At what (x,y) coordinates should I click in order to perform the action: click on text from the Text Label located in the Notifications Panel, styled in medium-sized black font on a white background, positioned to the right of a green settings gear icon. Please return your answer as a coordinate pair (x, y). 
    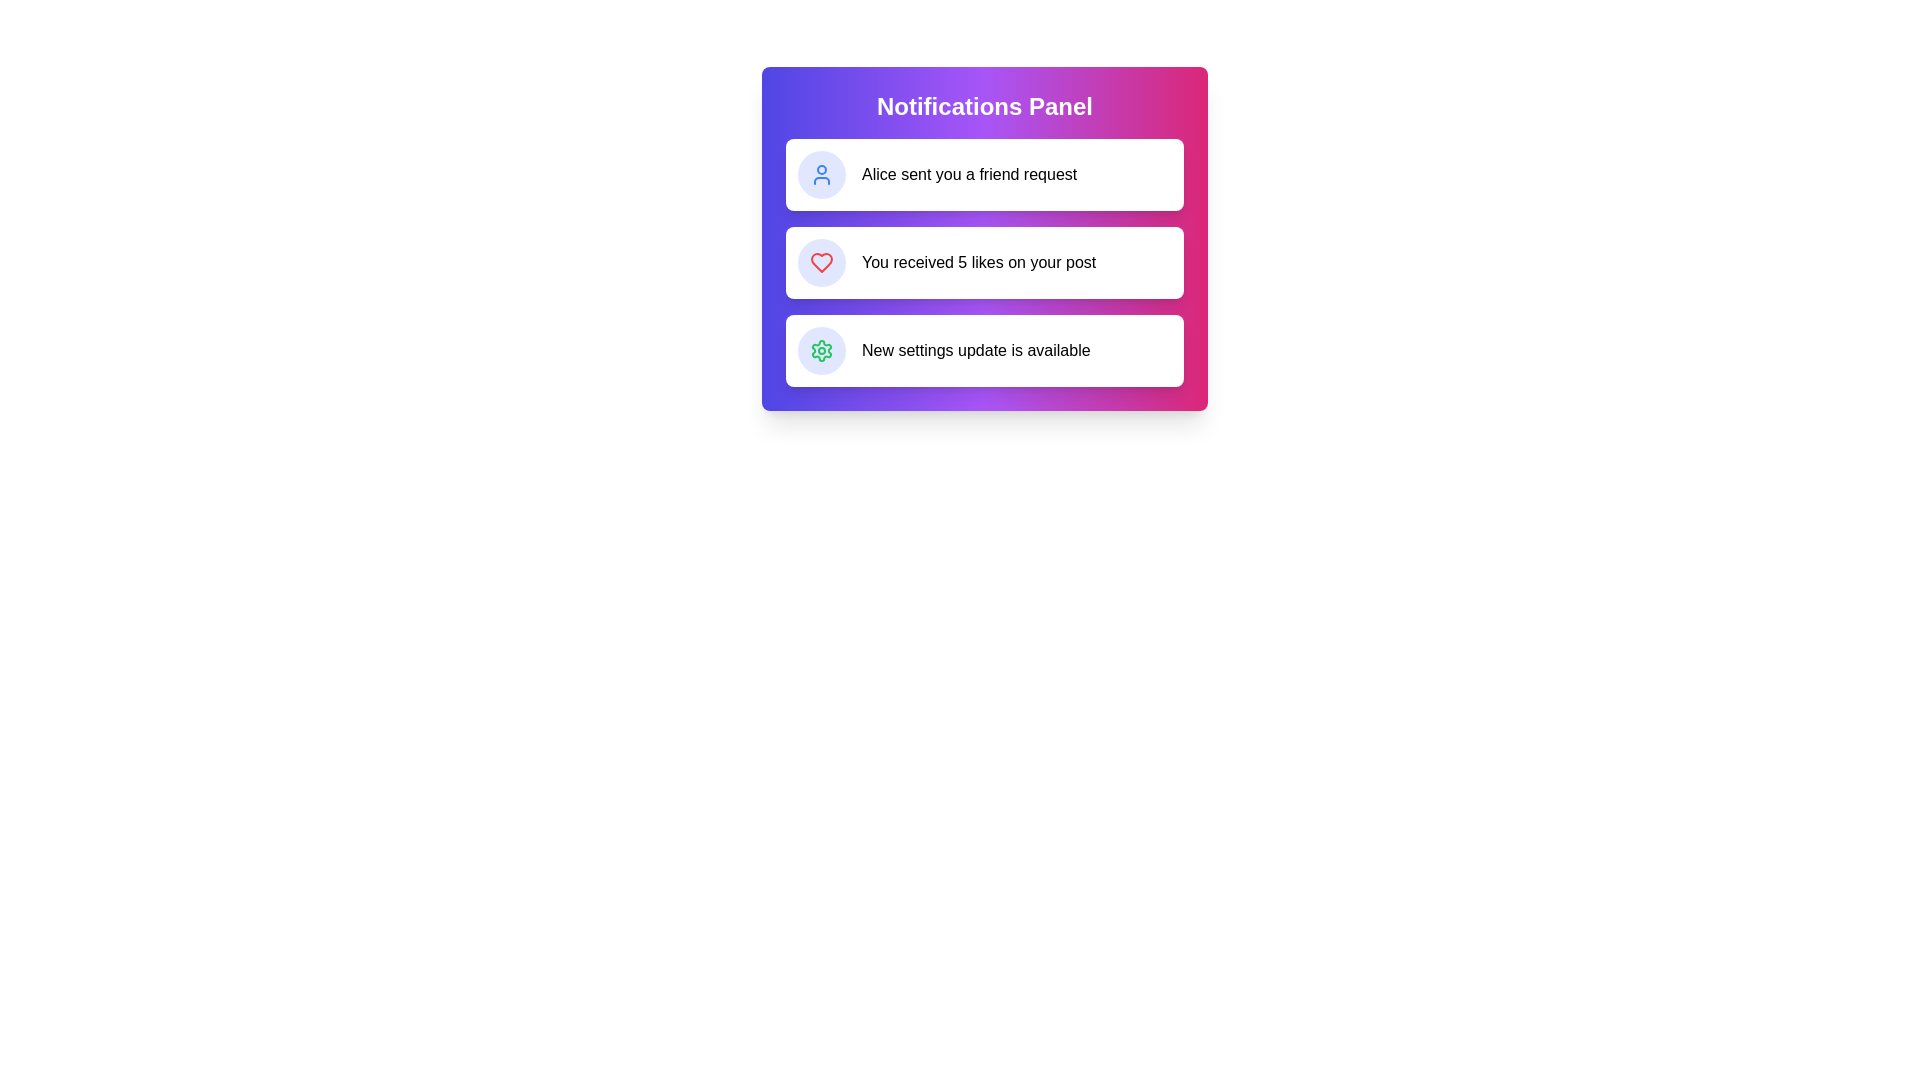
    Looking at the image, I should click on (976, 350).